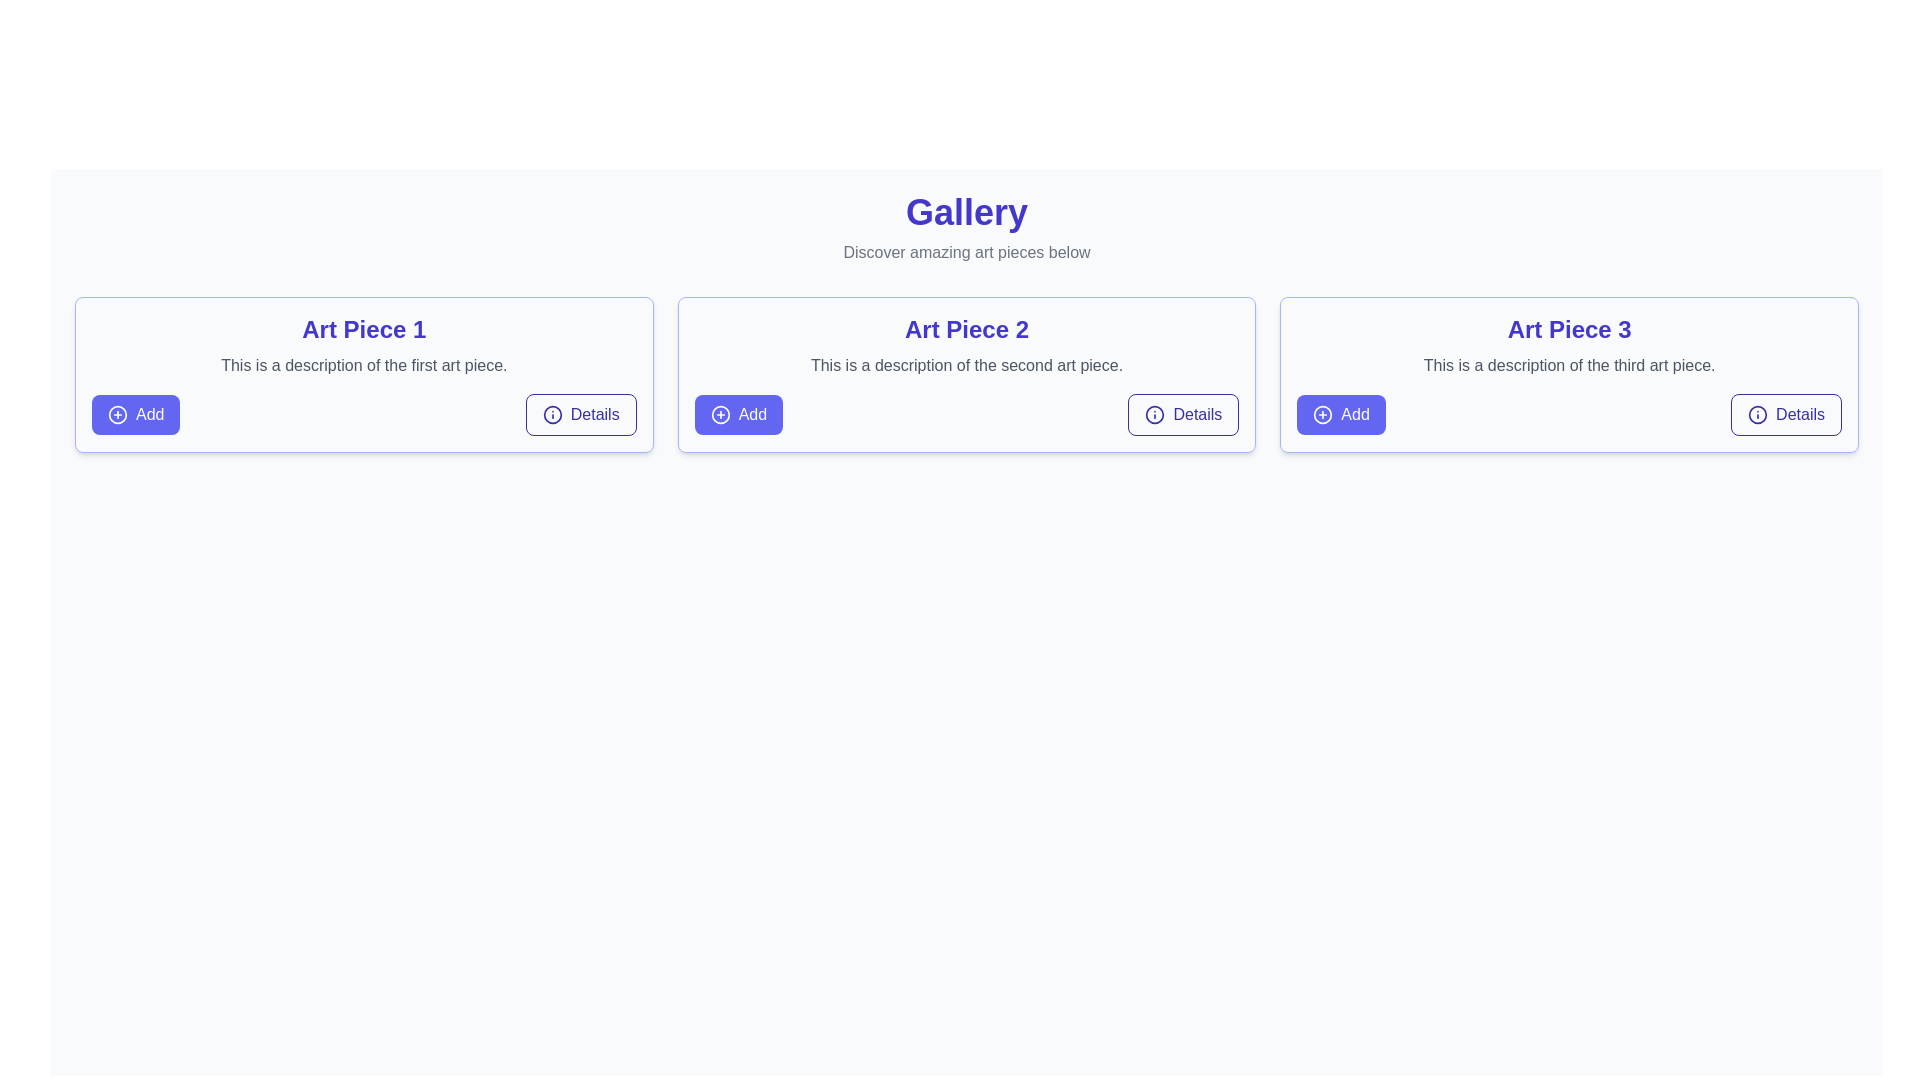 The height and width of the screenshot is (1080, 1920). What do you see at coordinates (737, 414) in the screenshot?
I see `the 'Add' button with a solid blue background and a white plus icon, located in the bottom-left corner of the 'Art Piece 2' card` at bounding box center [737, 414].